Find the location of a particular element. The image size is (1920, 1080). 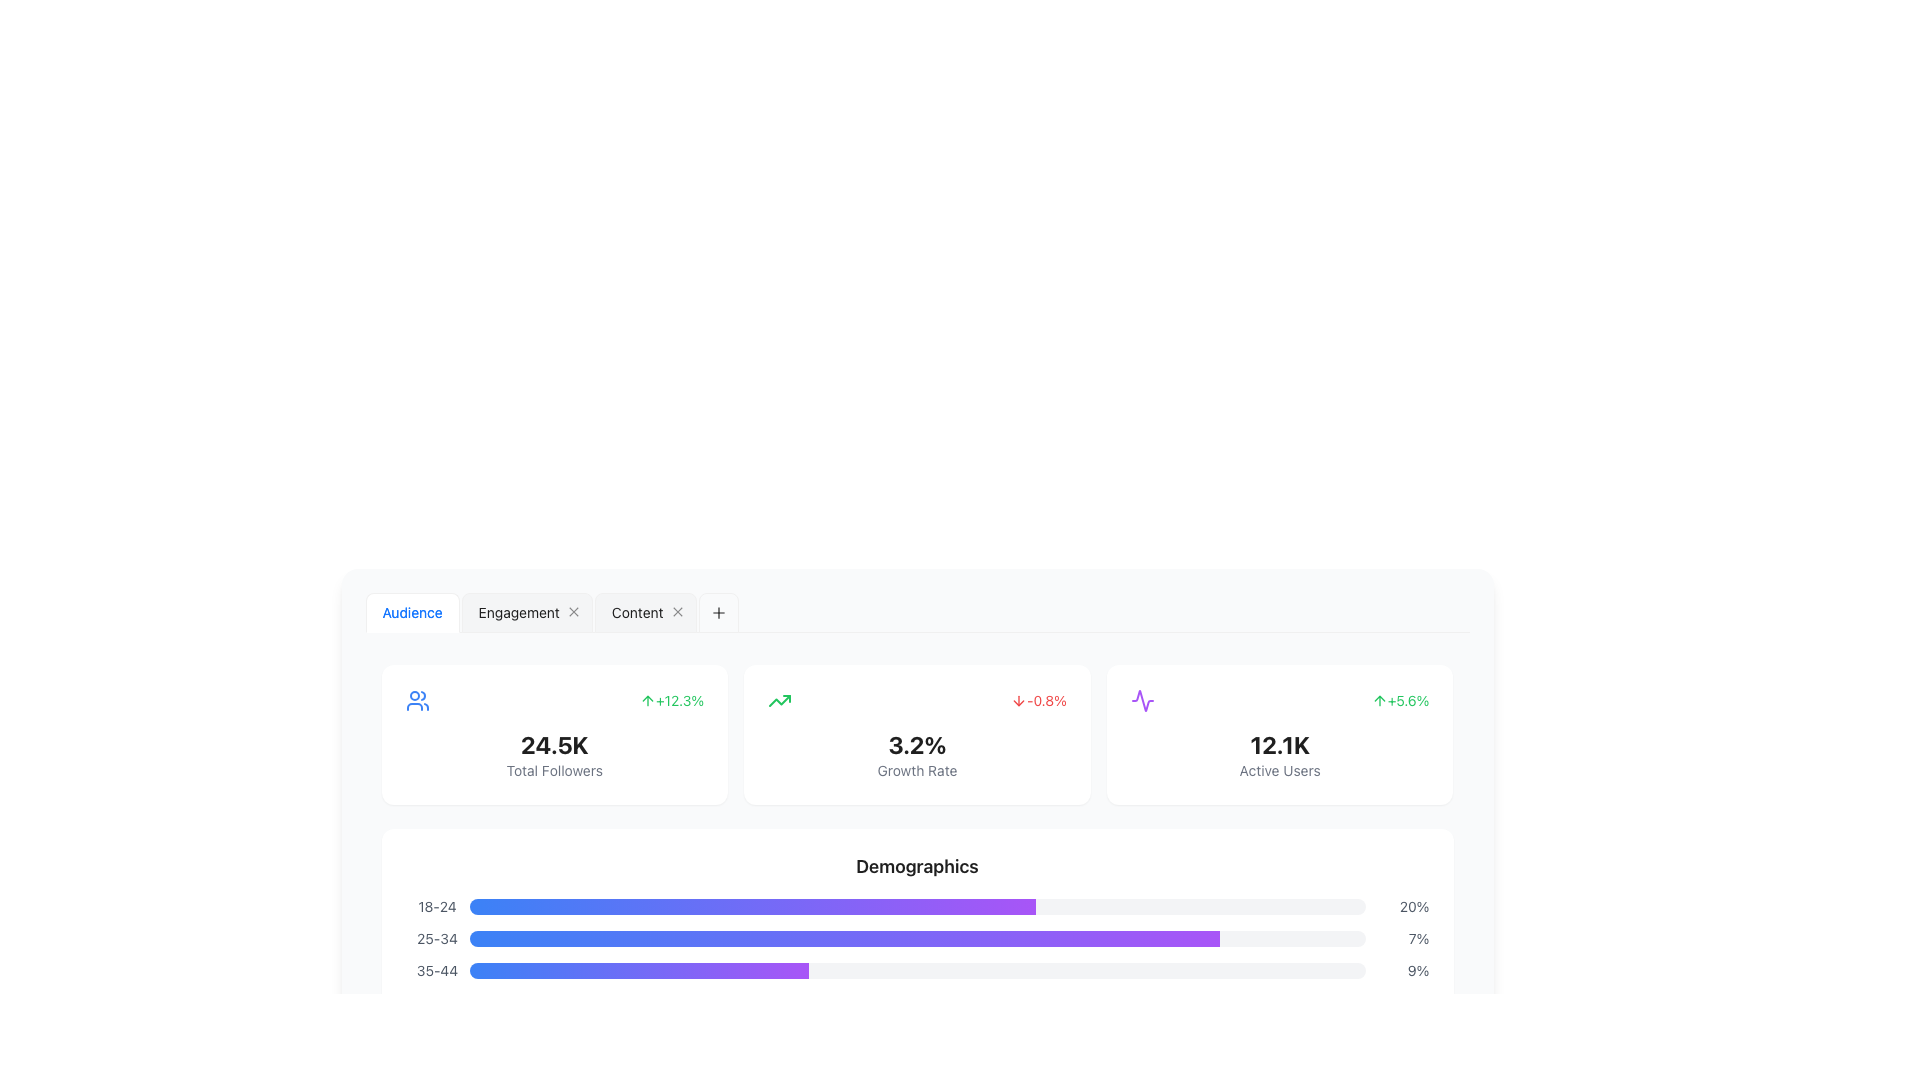

the button located to the far right of the tab navigation bar, which adds a new tab when clicked is located at coordinates (718, 612).